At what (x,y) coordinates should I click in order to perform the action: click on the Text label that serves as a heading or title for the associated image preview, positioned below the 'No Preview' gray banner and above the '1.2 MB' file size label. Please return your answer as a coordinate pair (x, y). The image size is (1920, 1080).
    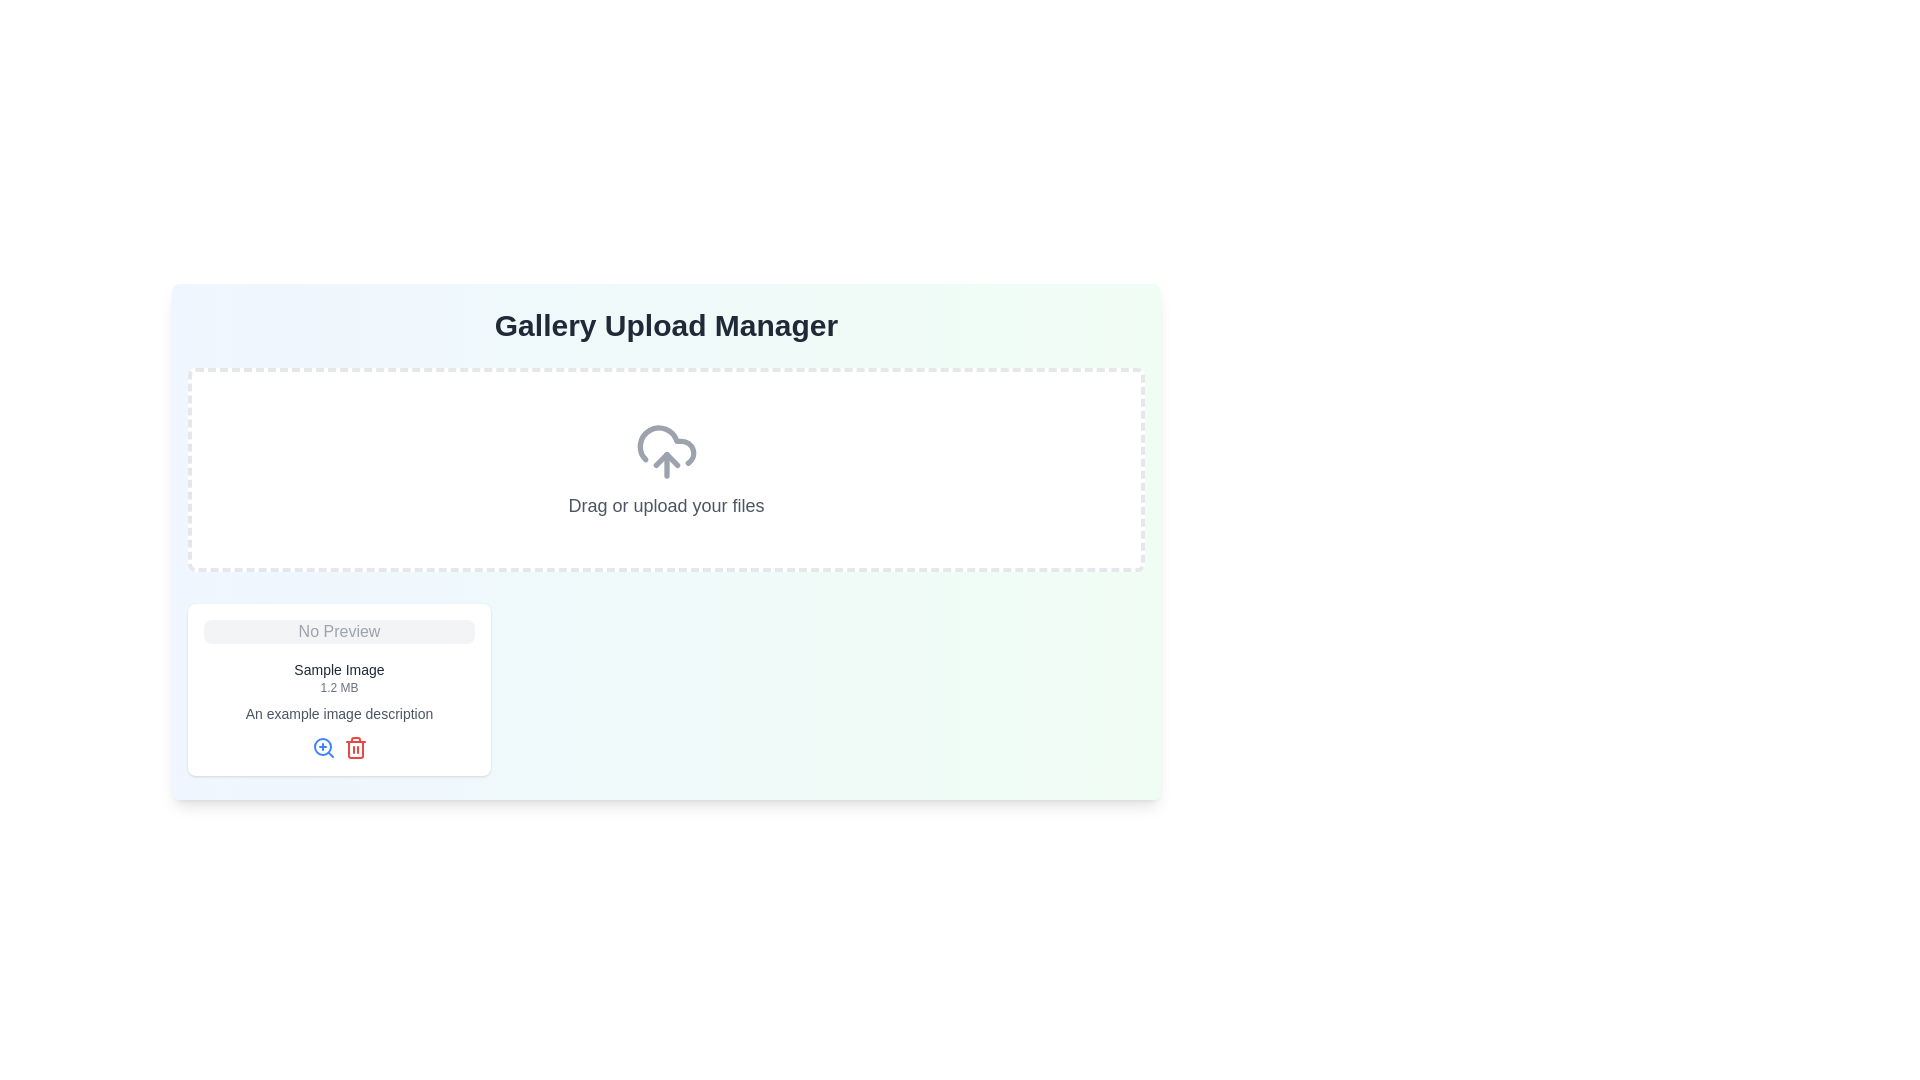
    Looking at the image, I should click on (339, 670).